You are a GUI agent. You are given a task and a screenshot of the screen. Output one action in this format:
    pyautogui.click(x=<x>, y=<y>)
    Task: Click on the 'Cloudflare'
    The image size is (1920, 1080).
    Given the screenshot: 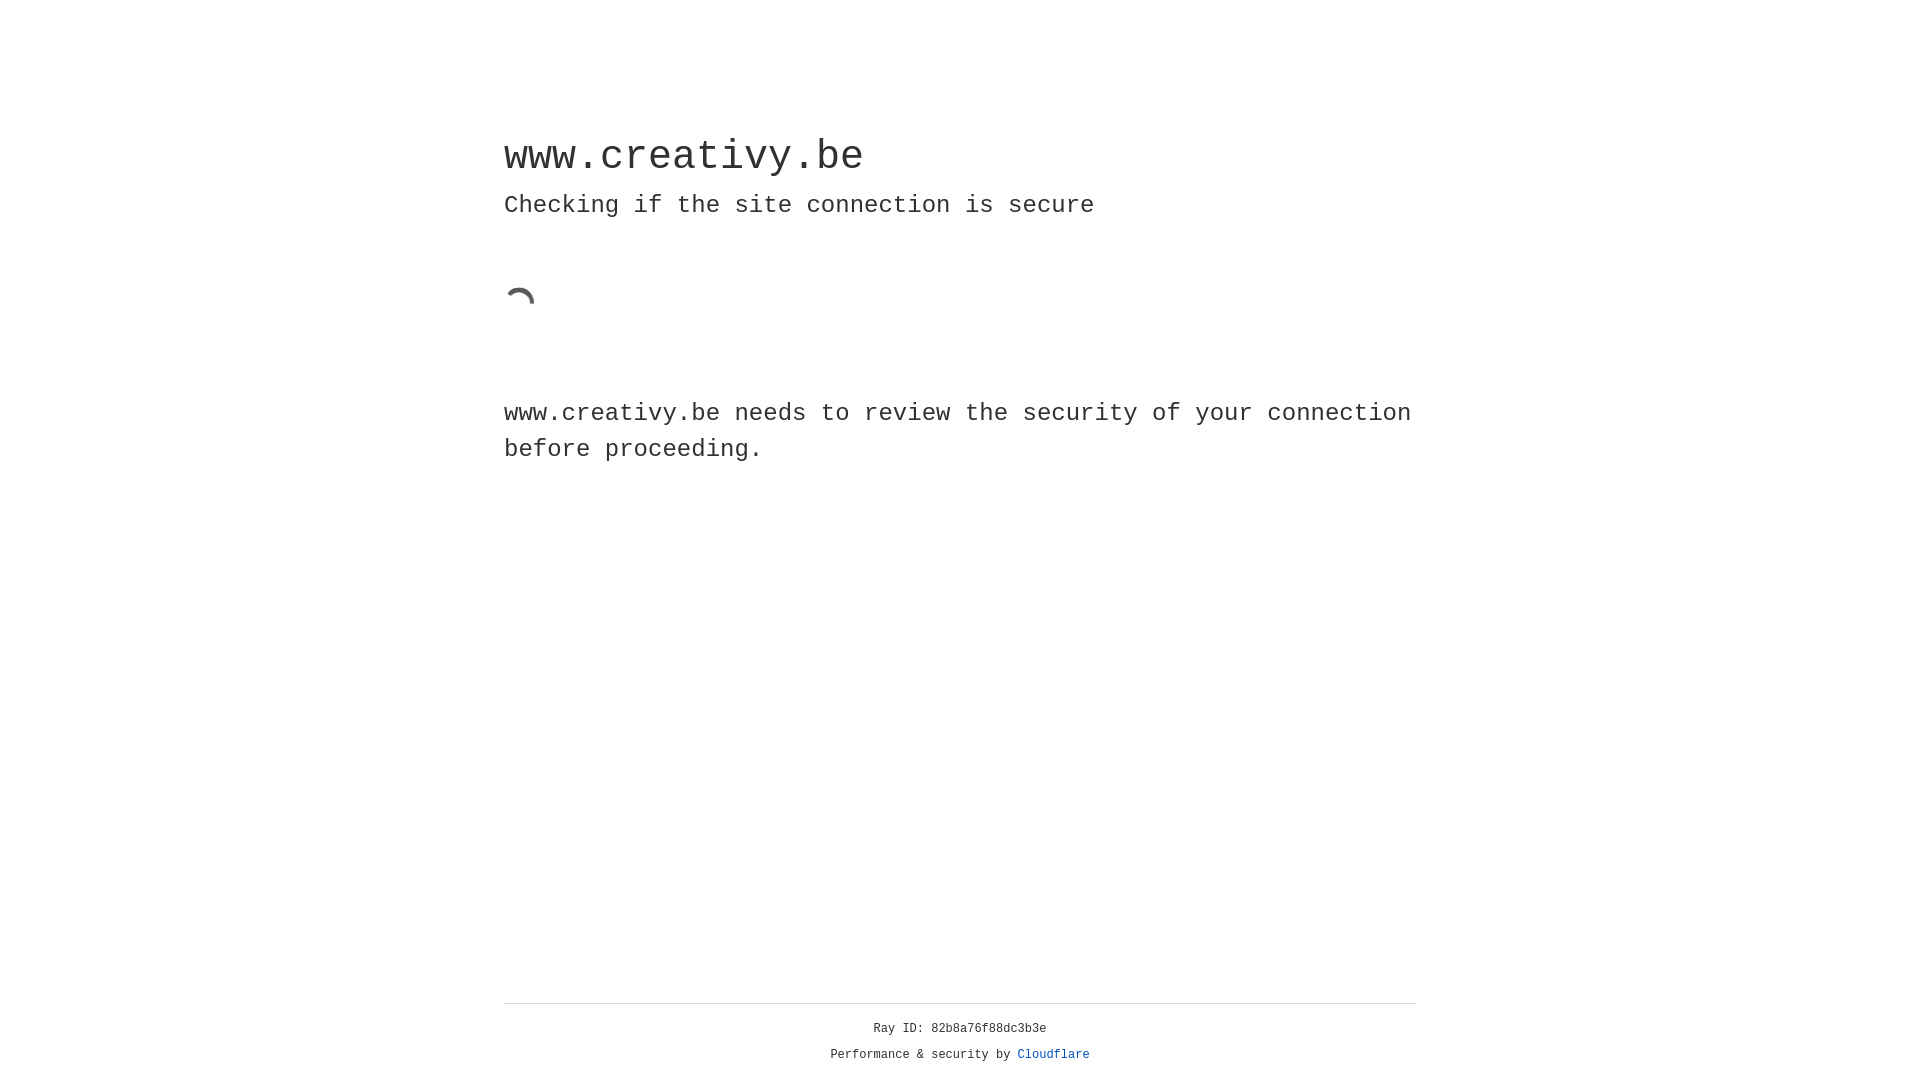 What is the action you would take?
    pyautogui.click(x=1053, y=1054)
    